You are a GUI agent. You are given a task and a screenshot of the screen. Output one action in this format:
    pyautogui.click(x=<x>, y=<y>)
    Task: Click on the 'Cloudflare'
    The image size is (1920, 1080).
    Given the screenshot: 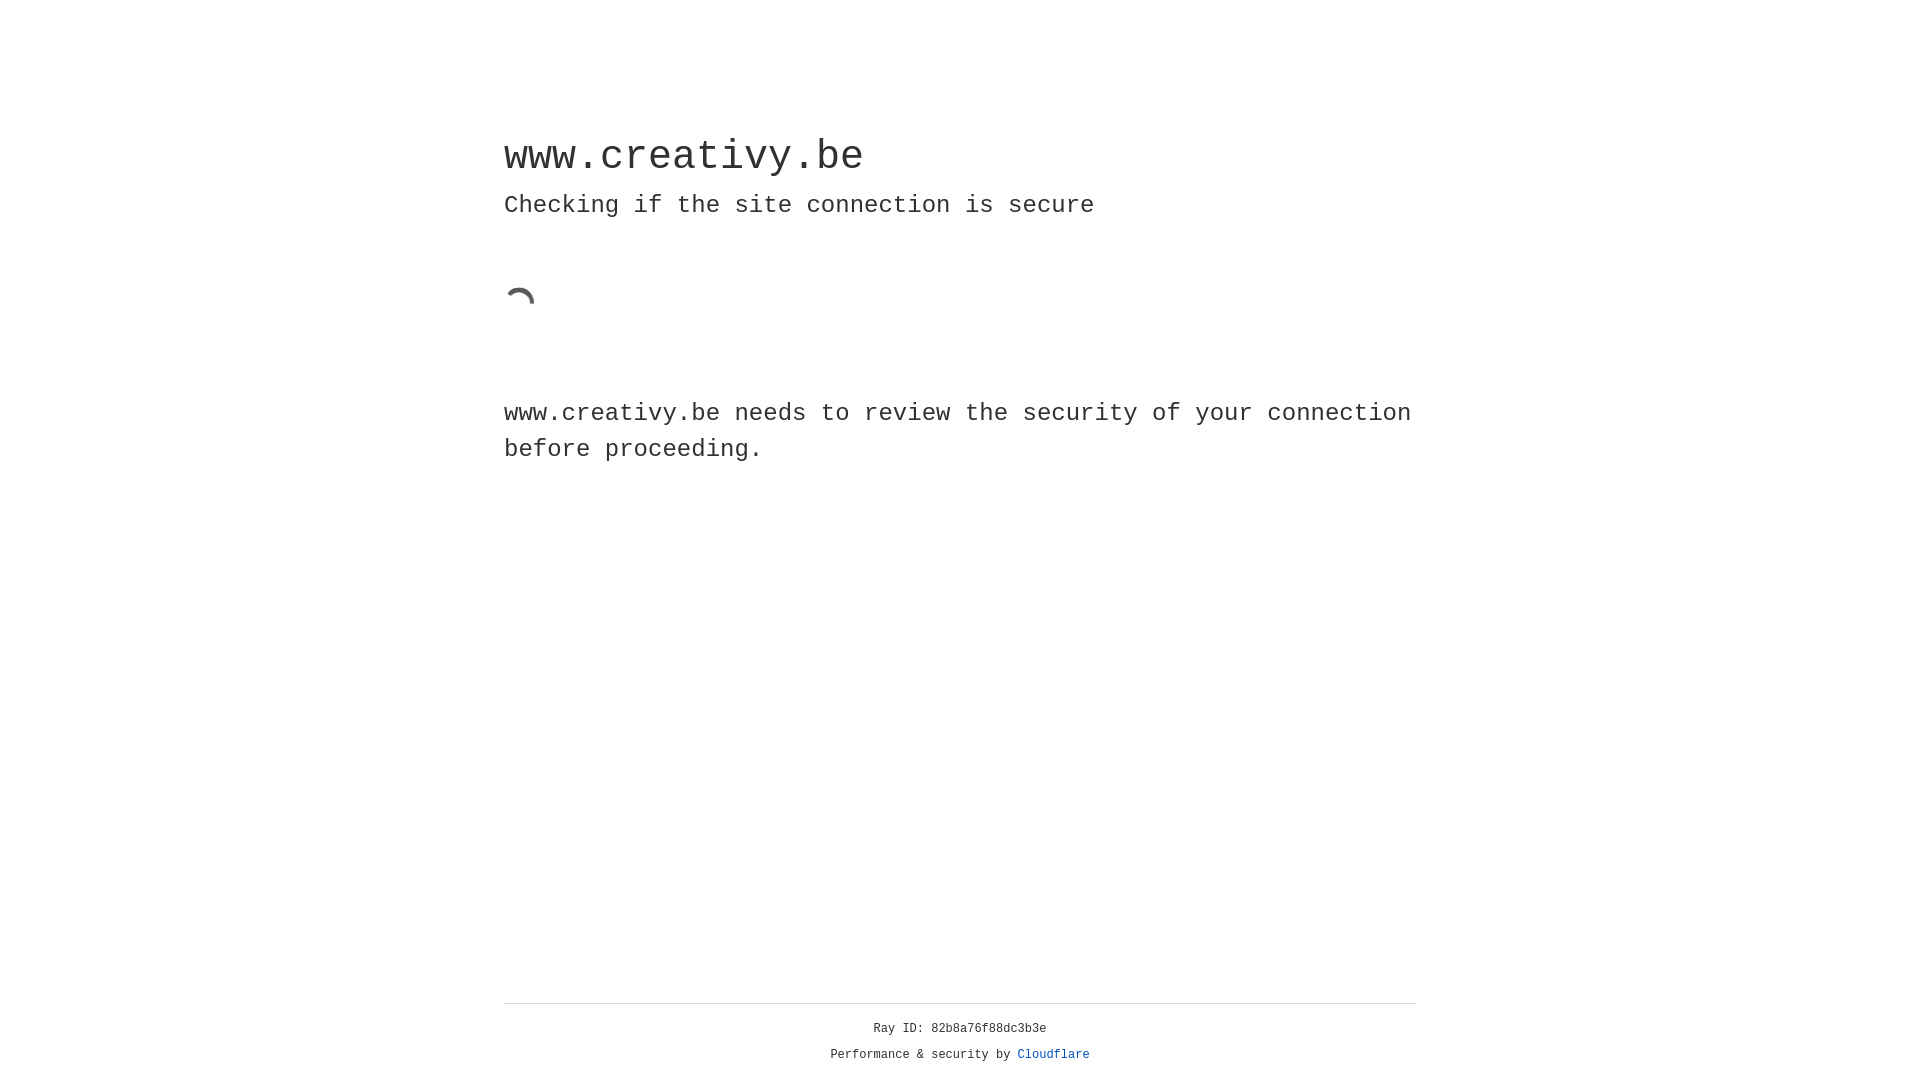 What is the action you would take?
    pyautogui.click(x=1053, y=1054)
    